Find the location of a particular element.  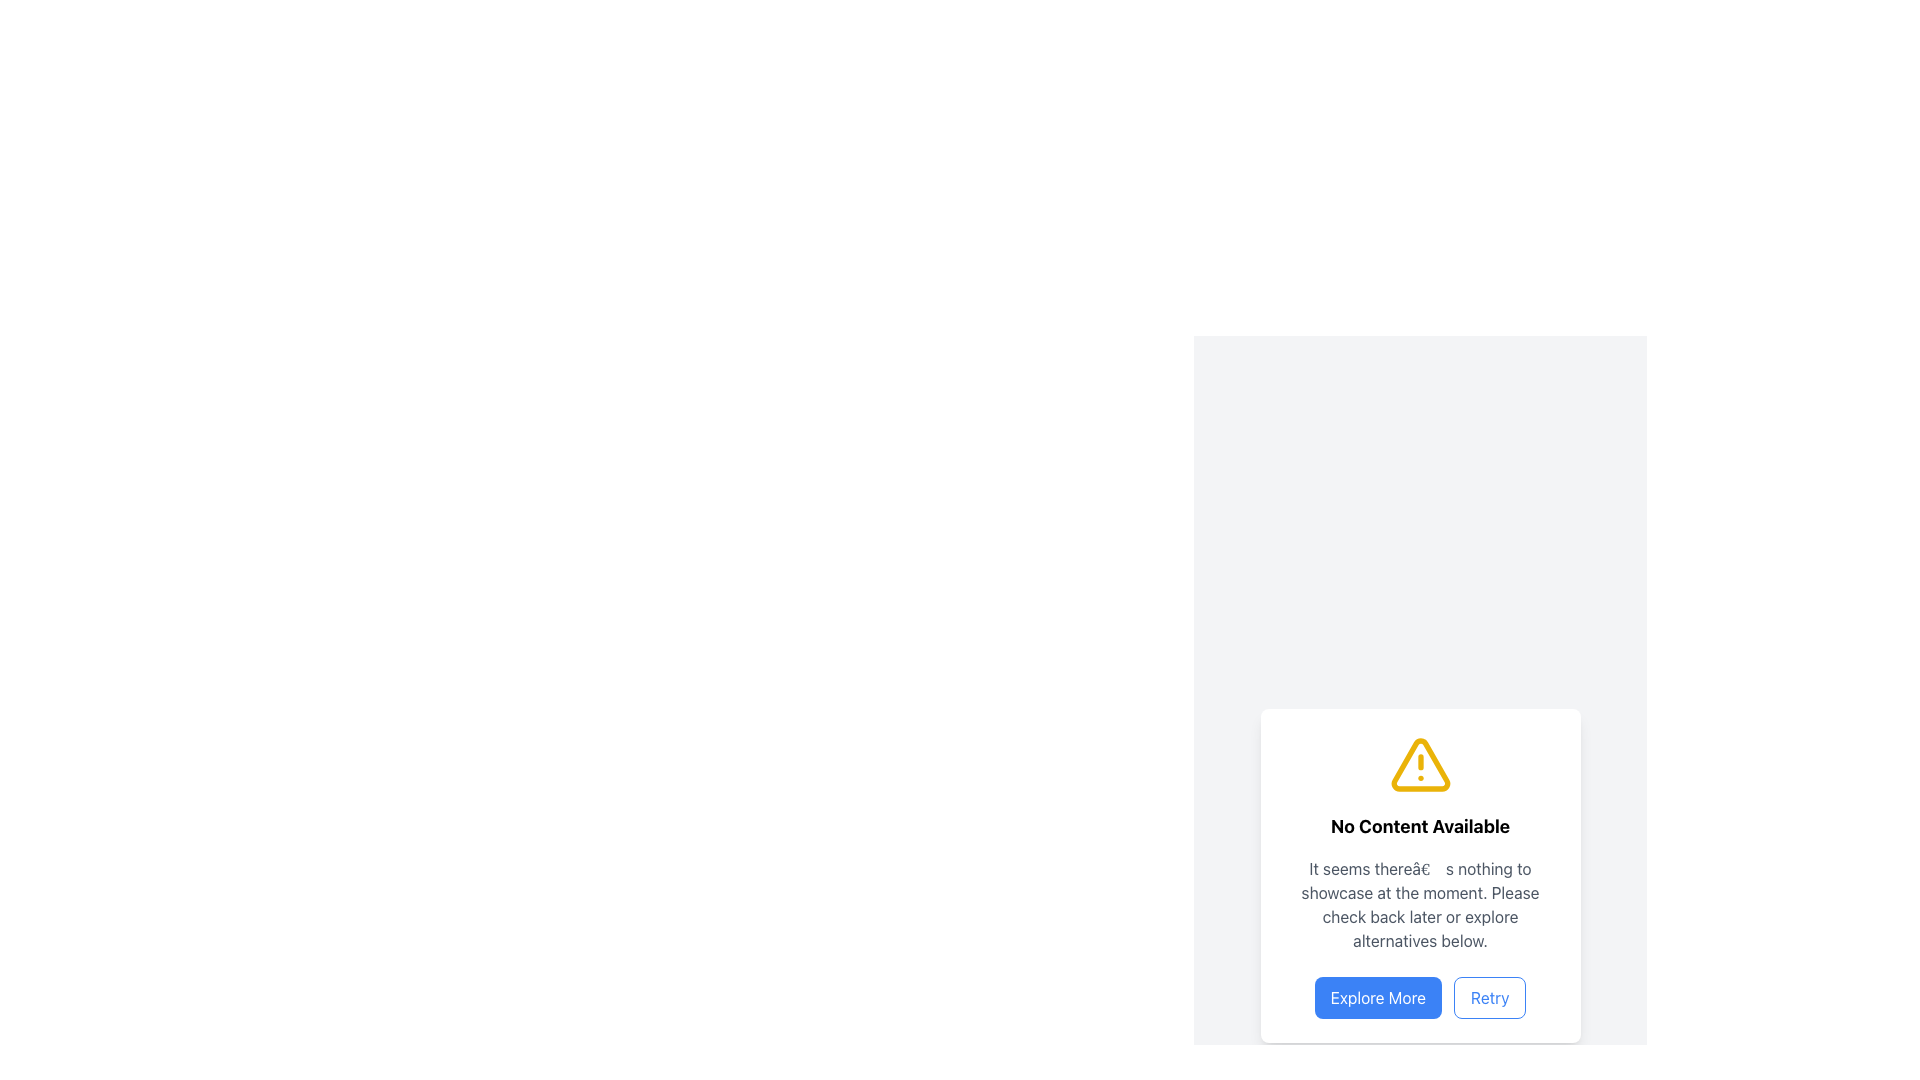

the alert icon located above the bold text 'No Content Available' within the card structure to draw attention to the message is located at coordinates (1419, 764).